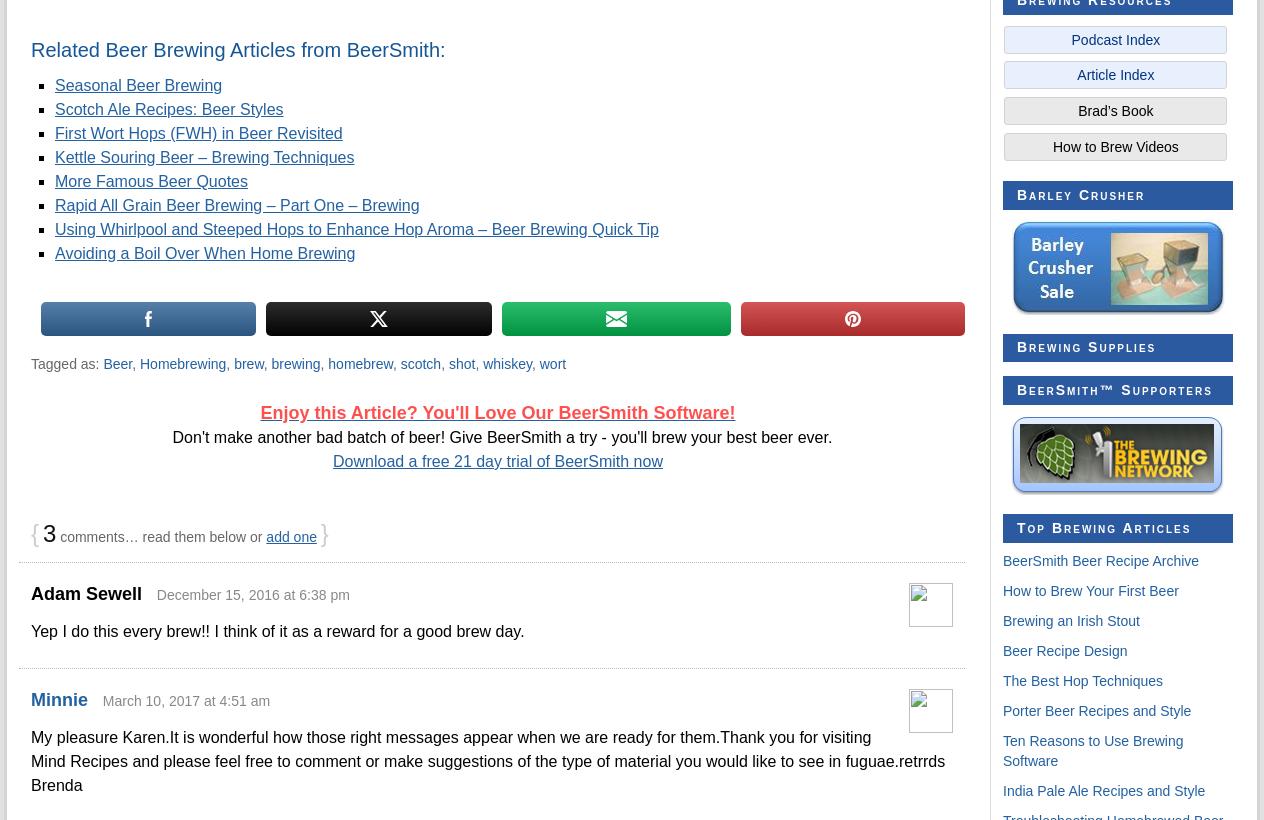 The height and width of the screenshot is (820, 1264). Describe the element at coordinates (488, 759) in the screenshot. I see `'My pleasure Karen.It is wonderful how those right messages appear when we are ready for them.Thank you for visiting Mind Recipes and please feel free to comment or make suggestions of the type of material you would like to see in fuguae.retrrds  Brenda'` at that location.